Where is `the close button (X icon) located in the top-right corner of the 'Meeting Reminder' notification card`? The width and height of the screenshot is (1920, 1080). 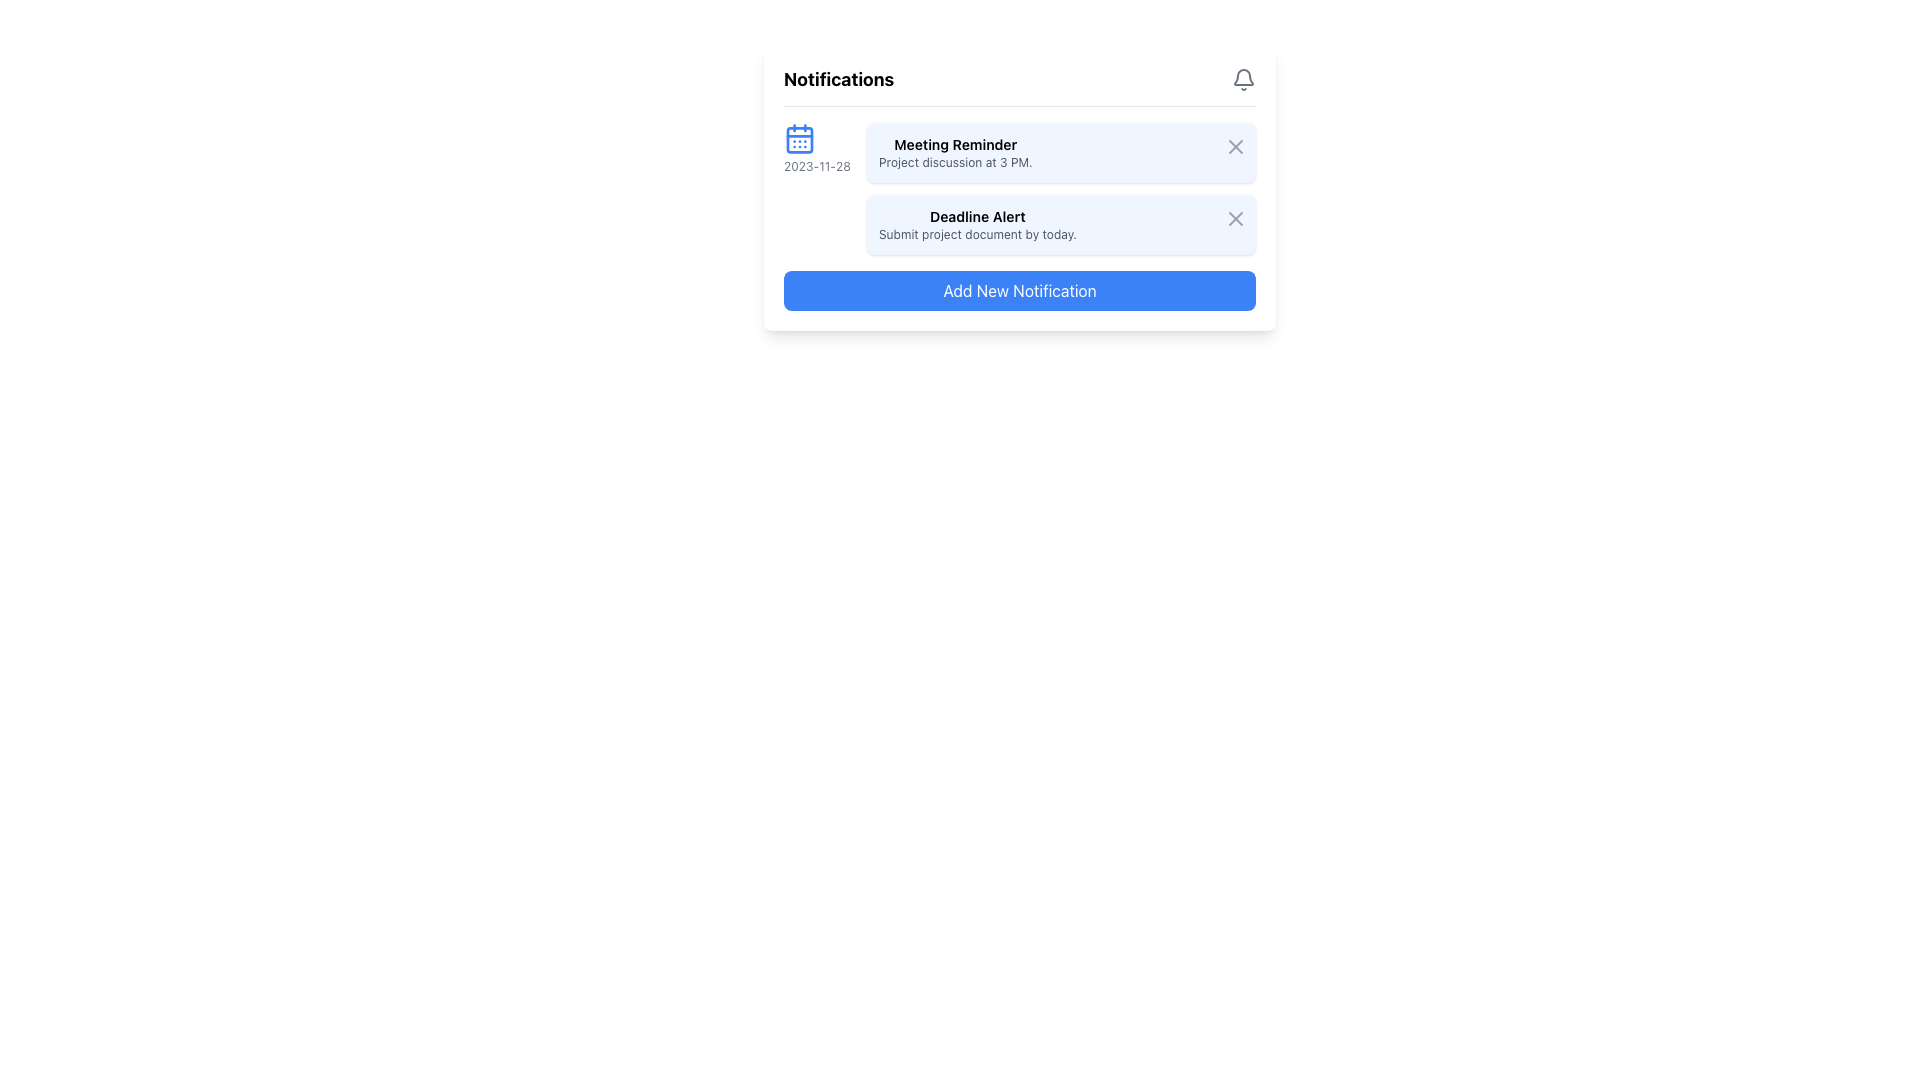 the close button (X icon) located in the top-right corner of the 'Meeting Reminder' notification card is located at coordinates (1235, 145).